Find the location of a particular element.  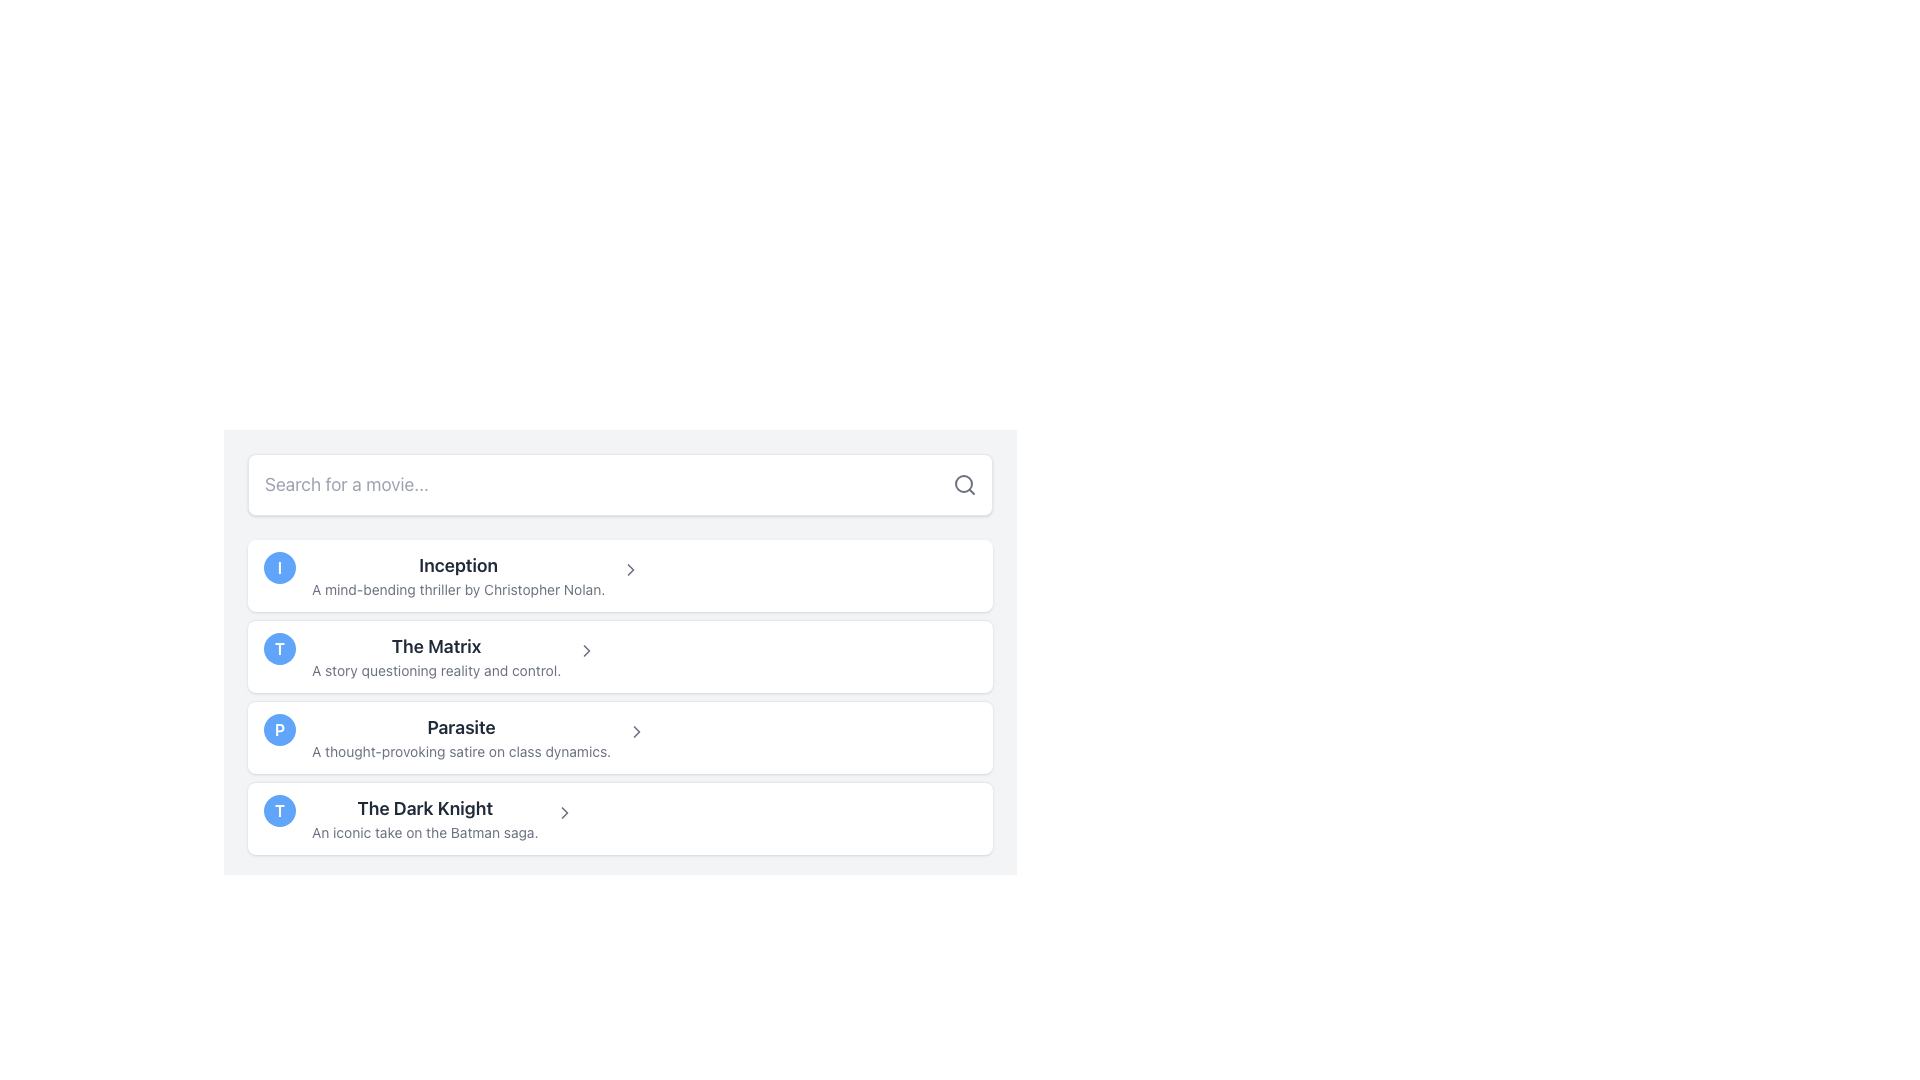

the circular badge with a blue background and the letter 'T' located to the left of the title 'The Matrix' is located at coordinates (278, 648).